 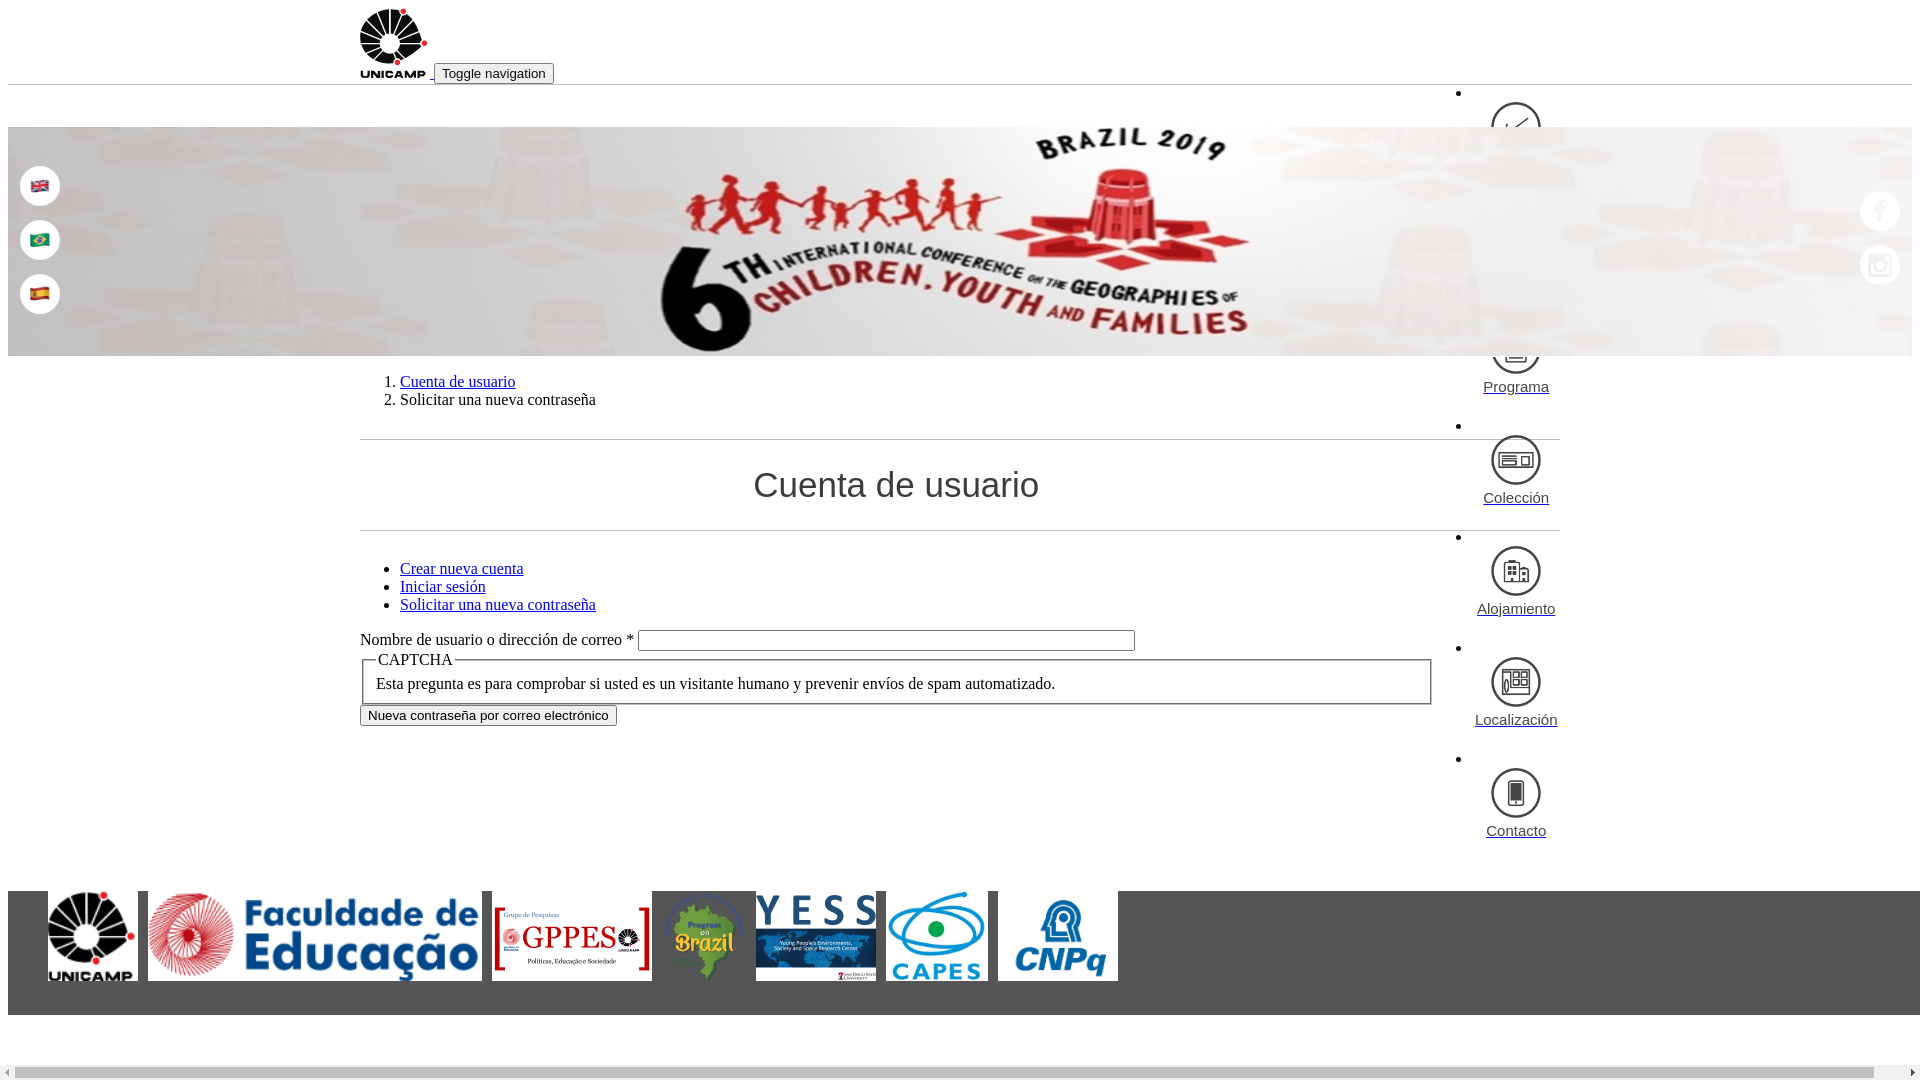 What do you see at coordinates (1516, 804) in the screenshot?
I see `'Contacto'` at bounding box center [1516, 804].